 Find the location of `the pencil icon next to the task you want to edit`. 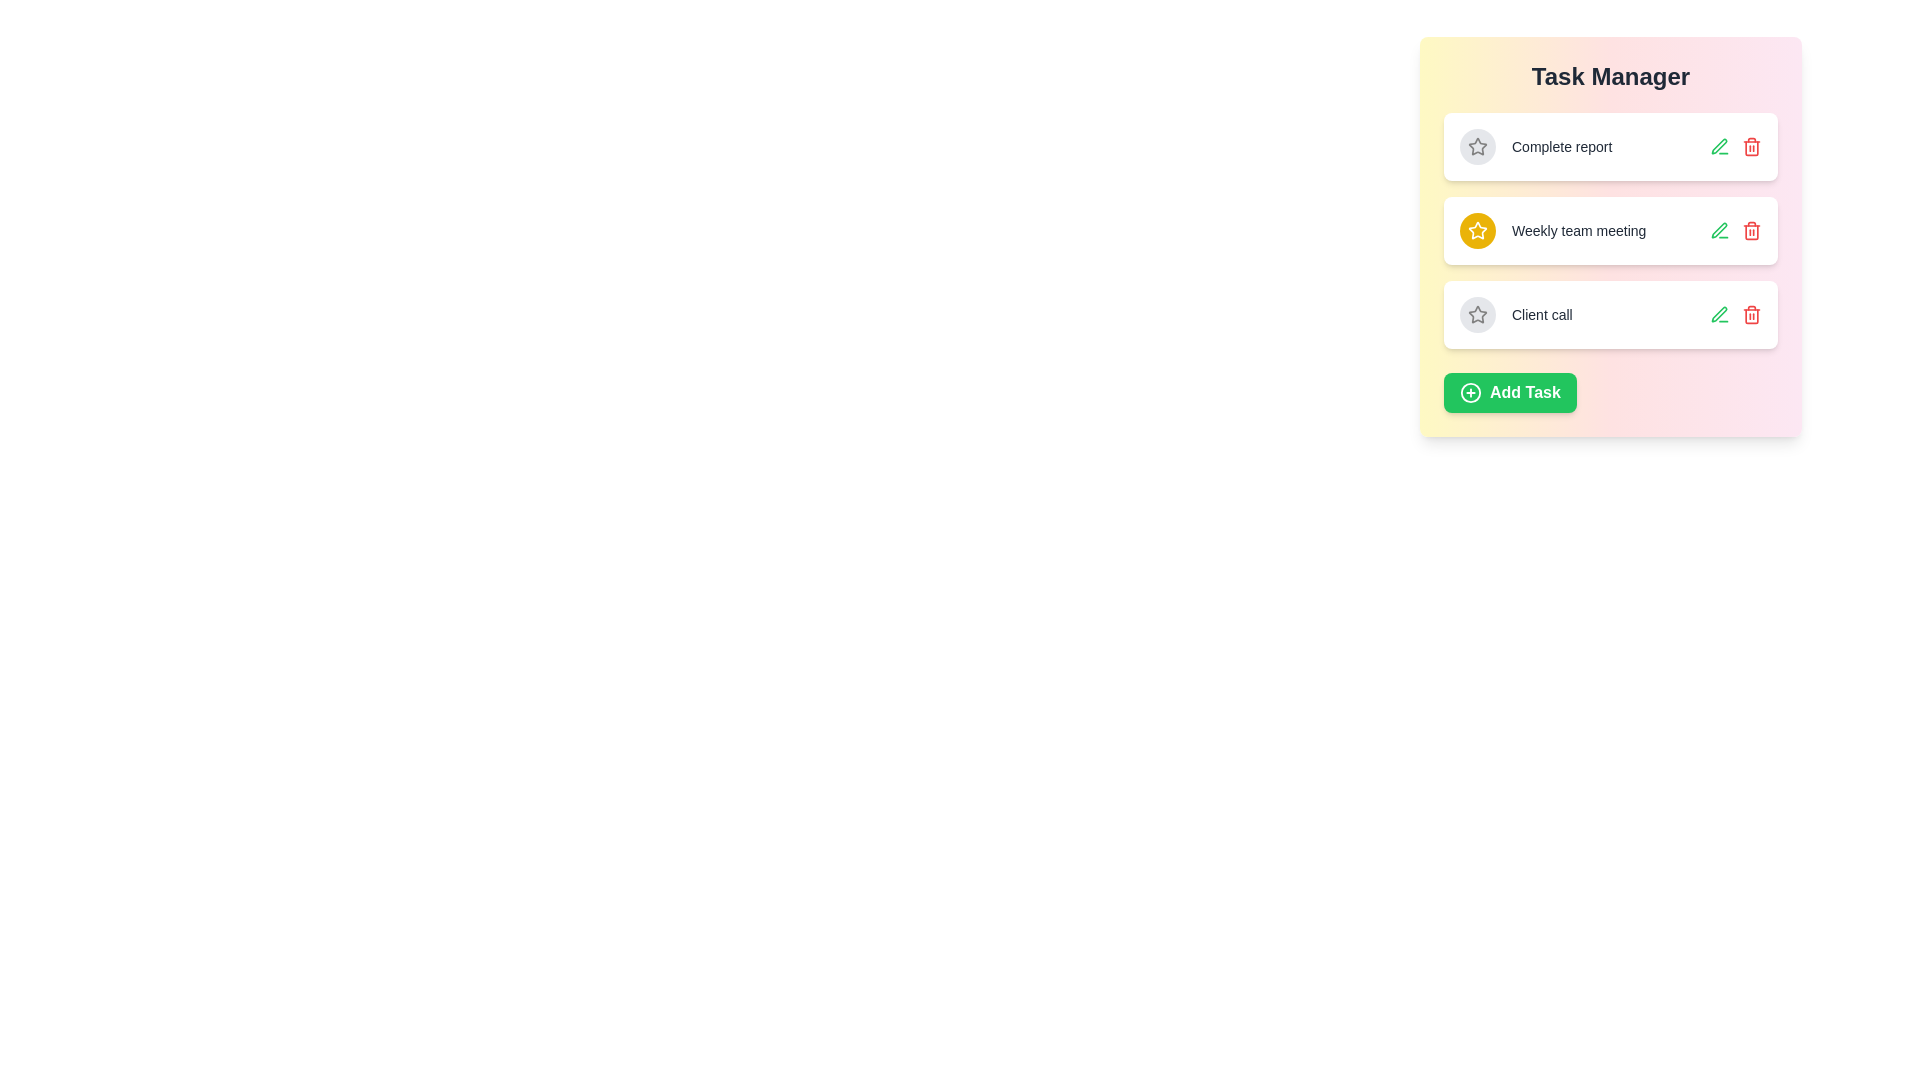

the pencil icon next to the task you want to edit is located at coordinates (1718, 145).